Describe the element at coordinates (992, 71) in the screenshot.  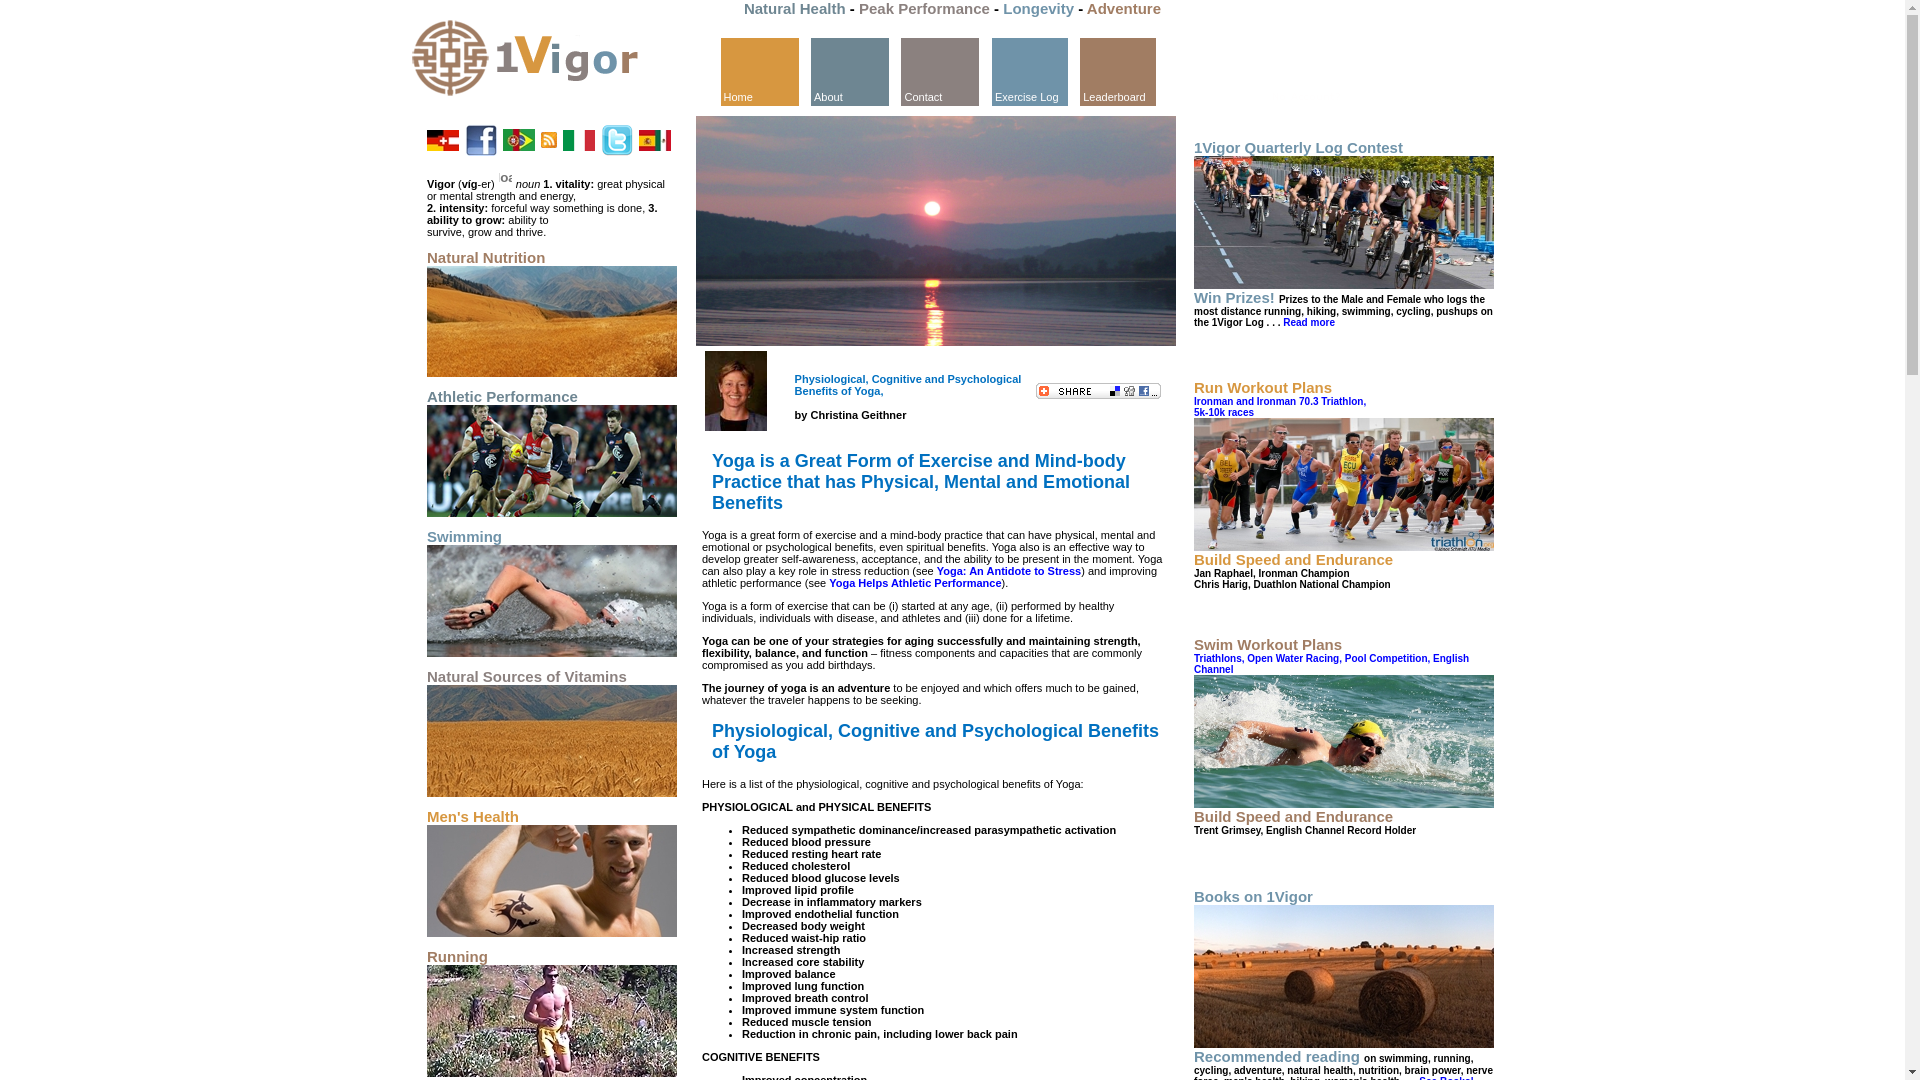
I see `'Exercise Log'` at that location.